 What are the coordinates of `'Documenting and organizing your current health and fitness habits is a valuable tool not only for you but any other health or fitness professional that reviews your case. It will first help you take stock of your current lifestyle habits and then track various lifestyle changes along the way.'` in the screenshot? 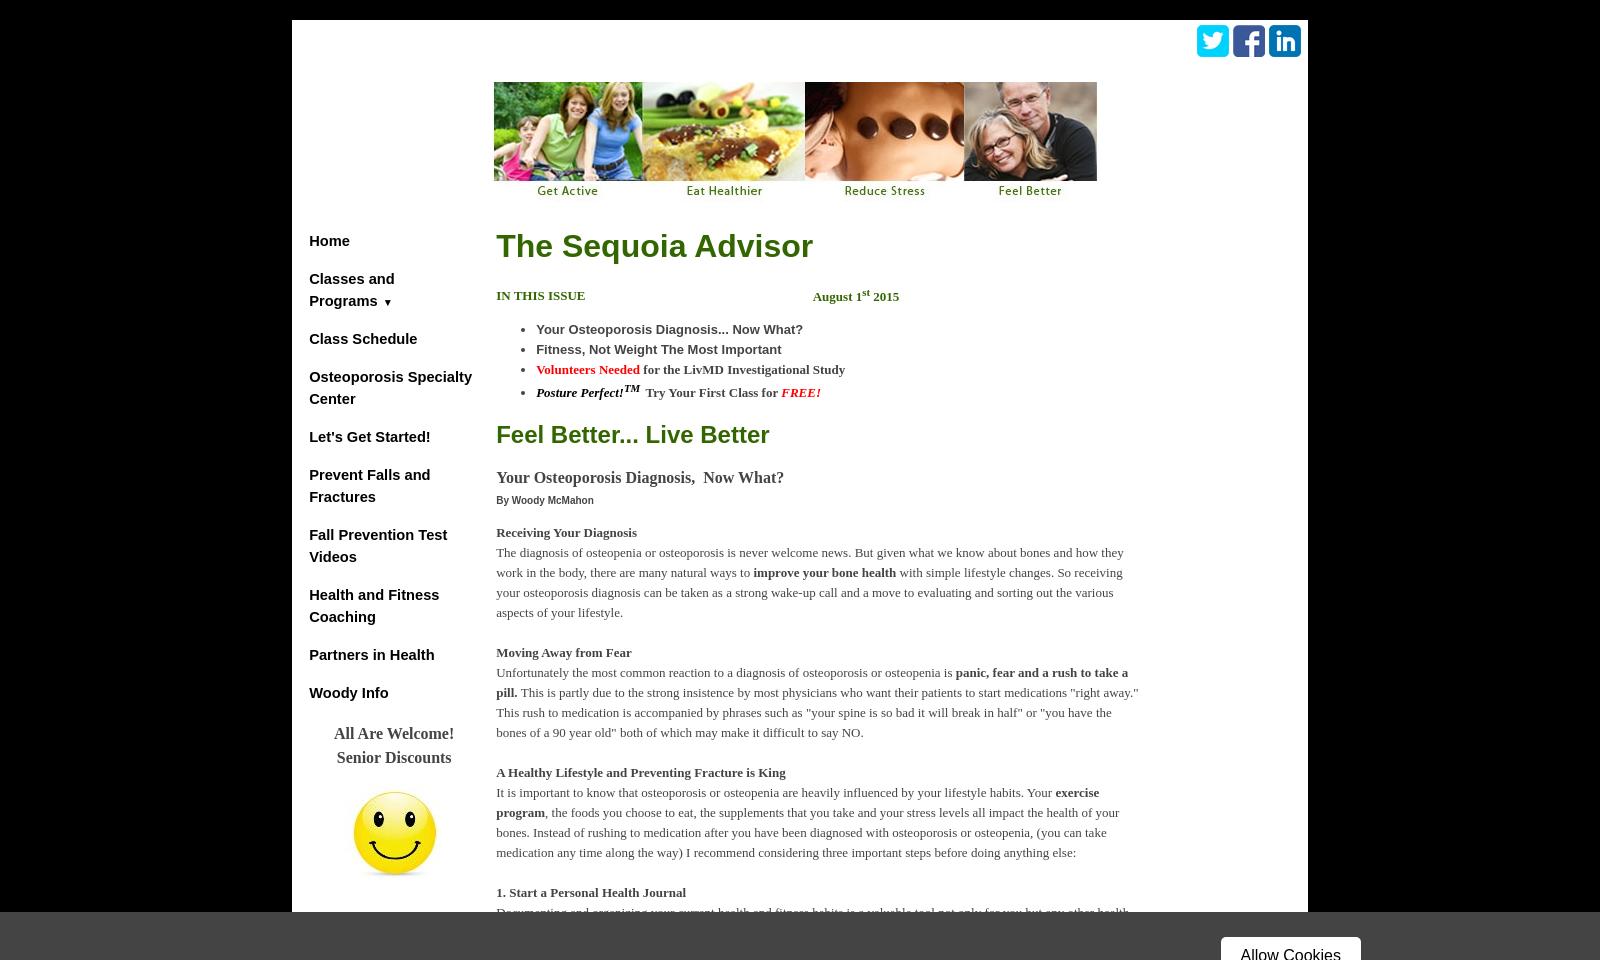 It's located at (813, 931).